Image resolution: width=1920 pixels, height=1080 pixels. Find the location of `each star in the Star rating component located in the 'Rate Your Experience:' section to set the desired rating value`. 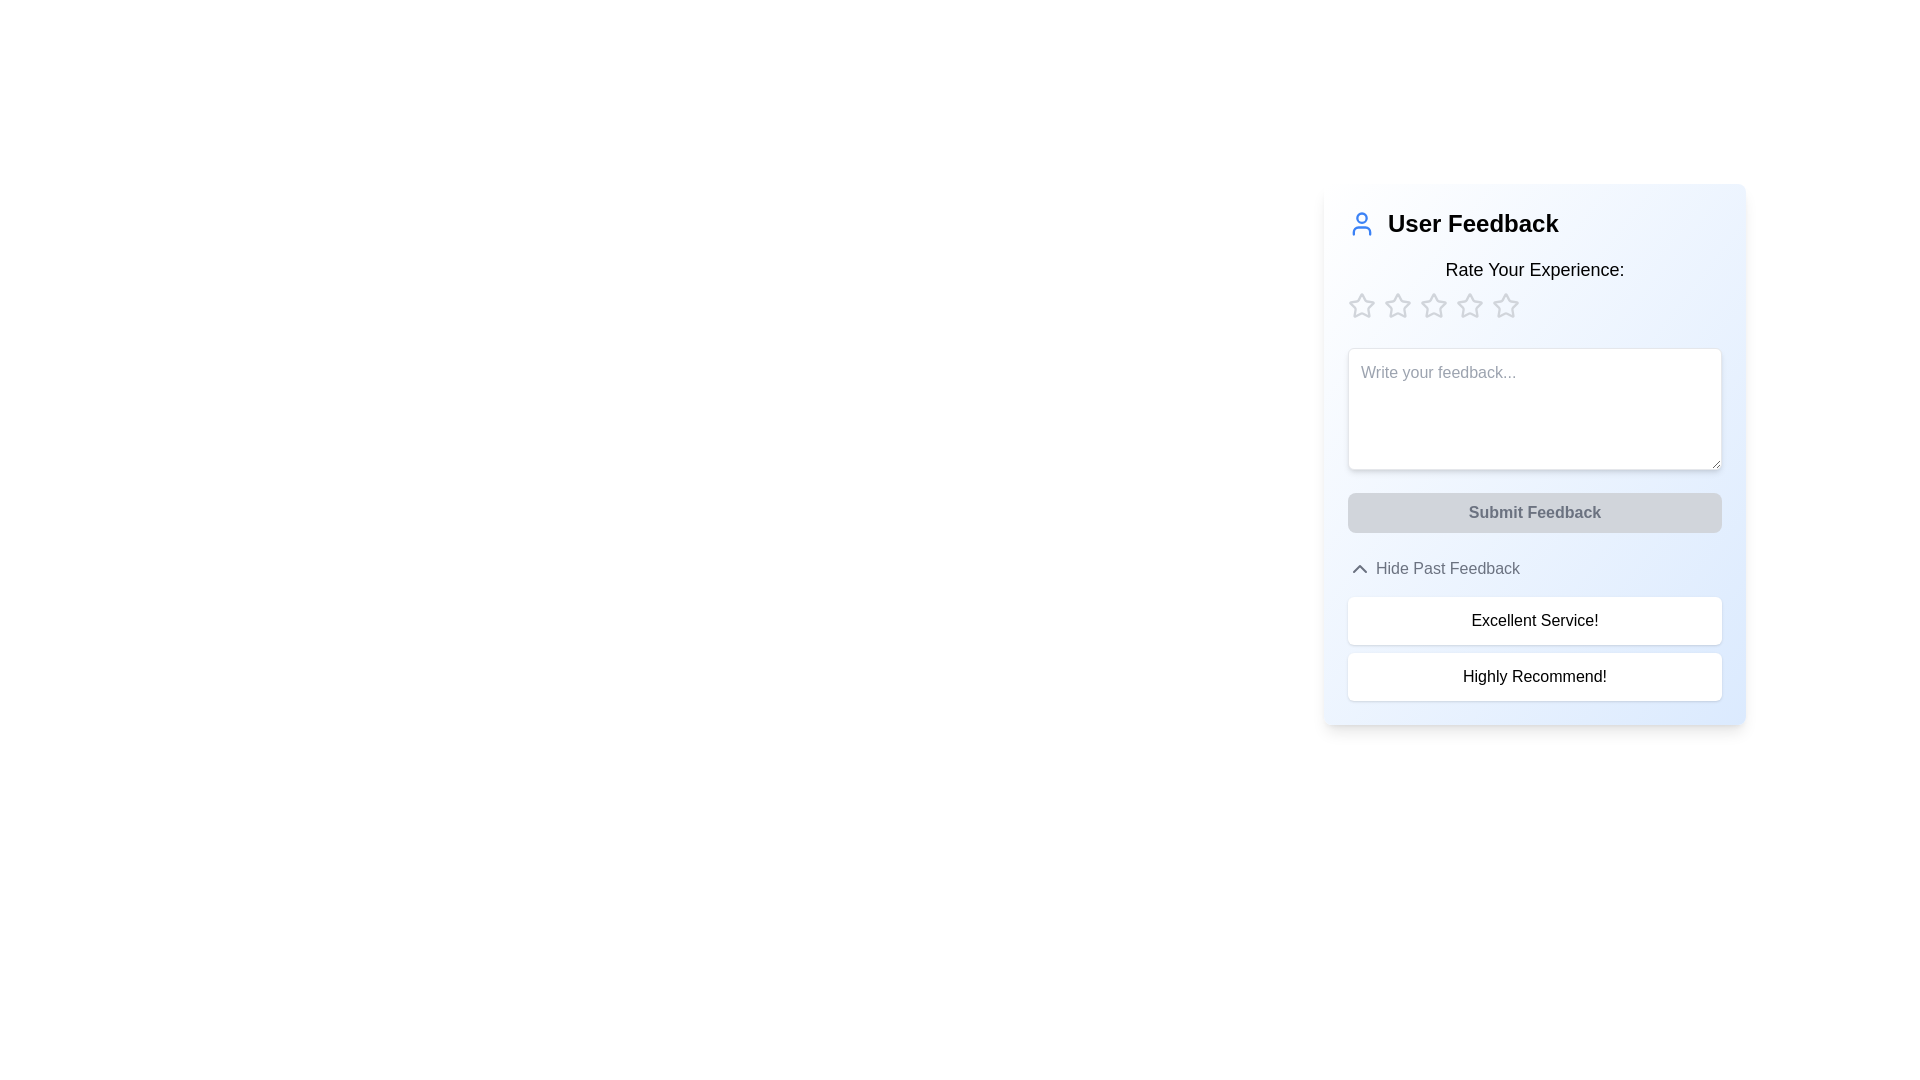

each star in the Star rating component located in the 'Rate Your Experience:' section to set the desired rating value is located at coordinates (1534, 305).